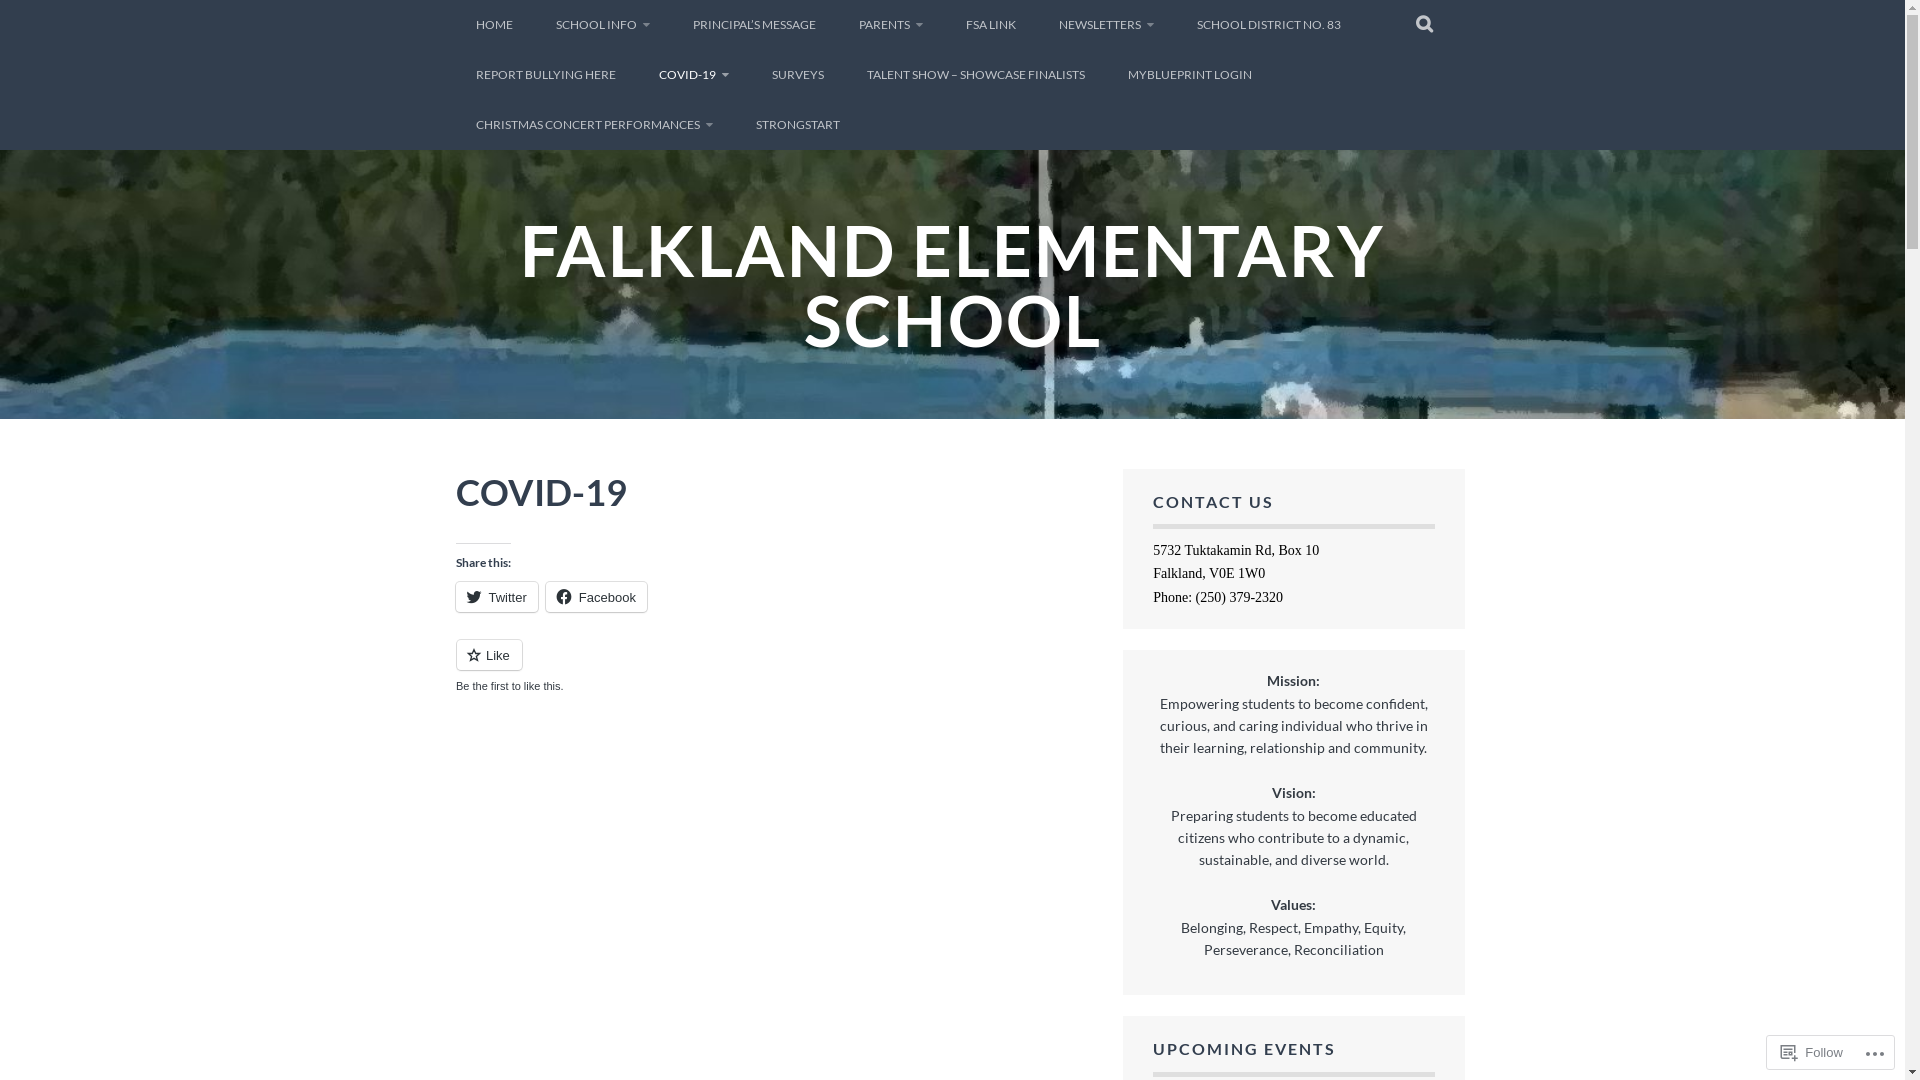  I want to click on 'FSA LINK', so click(990, 24).